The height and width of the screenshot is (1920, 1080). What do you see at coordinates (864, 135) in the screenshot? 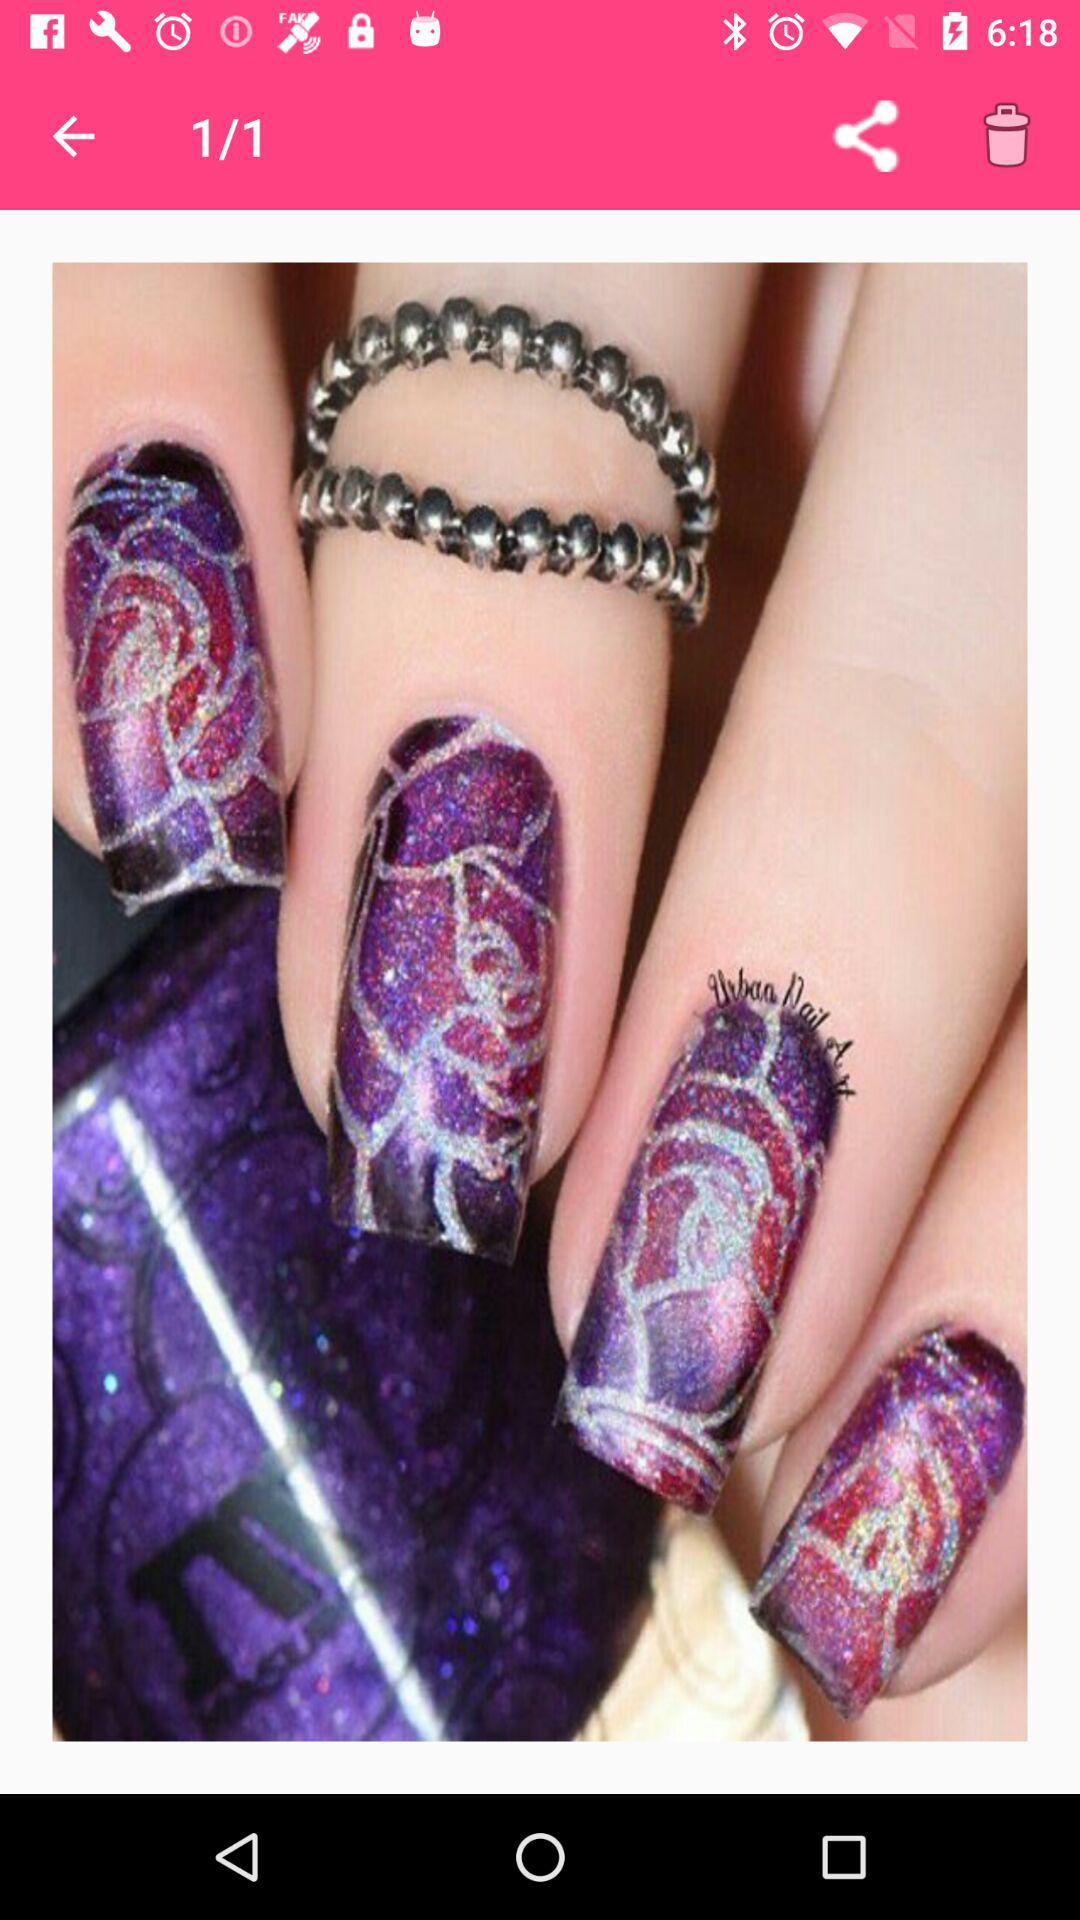
I see `item next to the 1/1 icon` at bounding box center [864, 135].